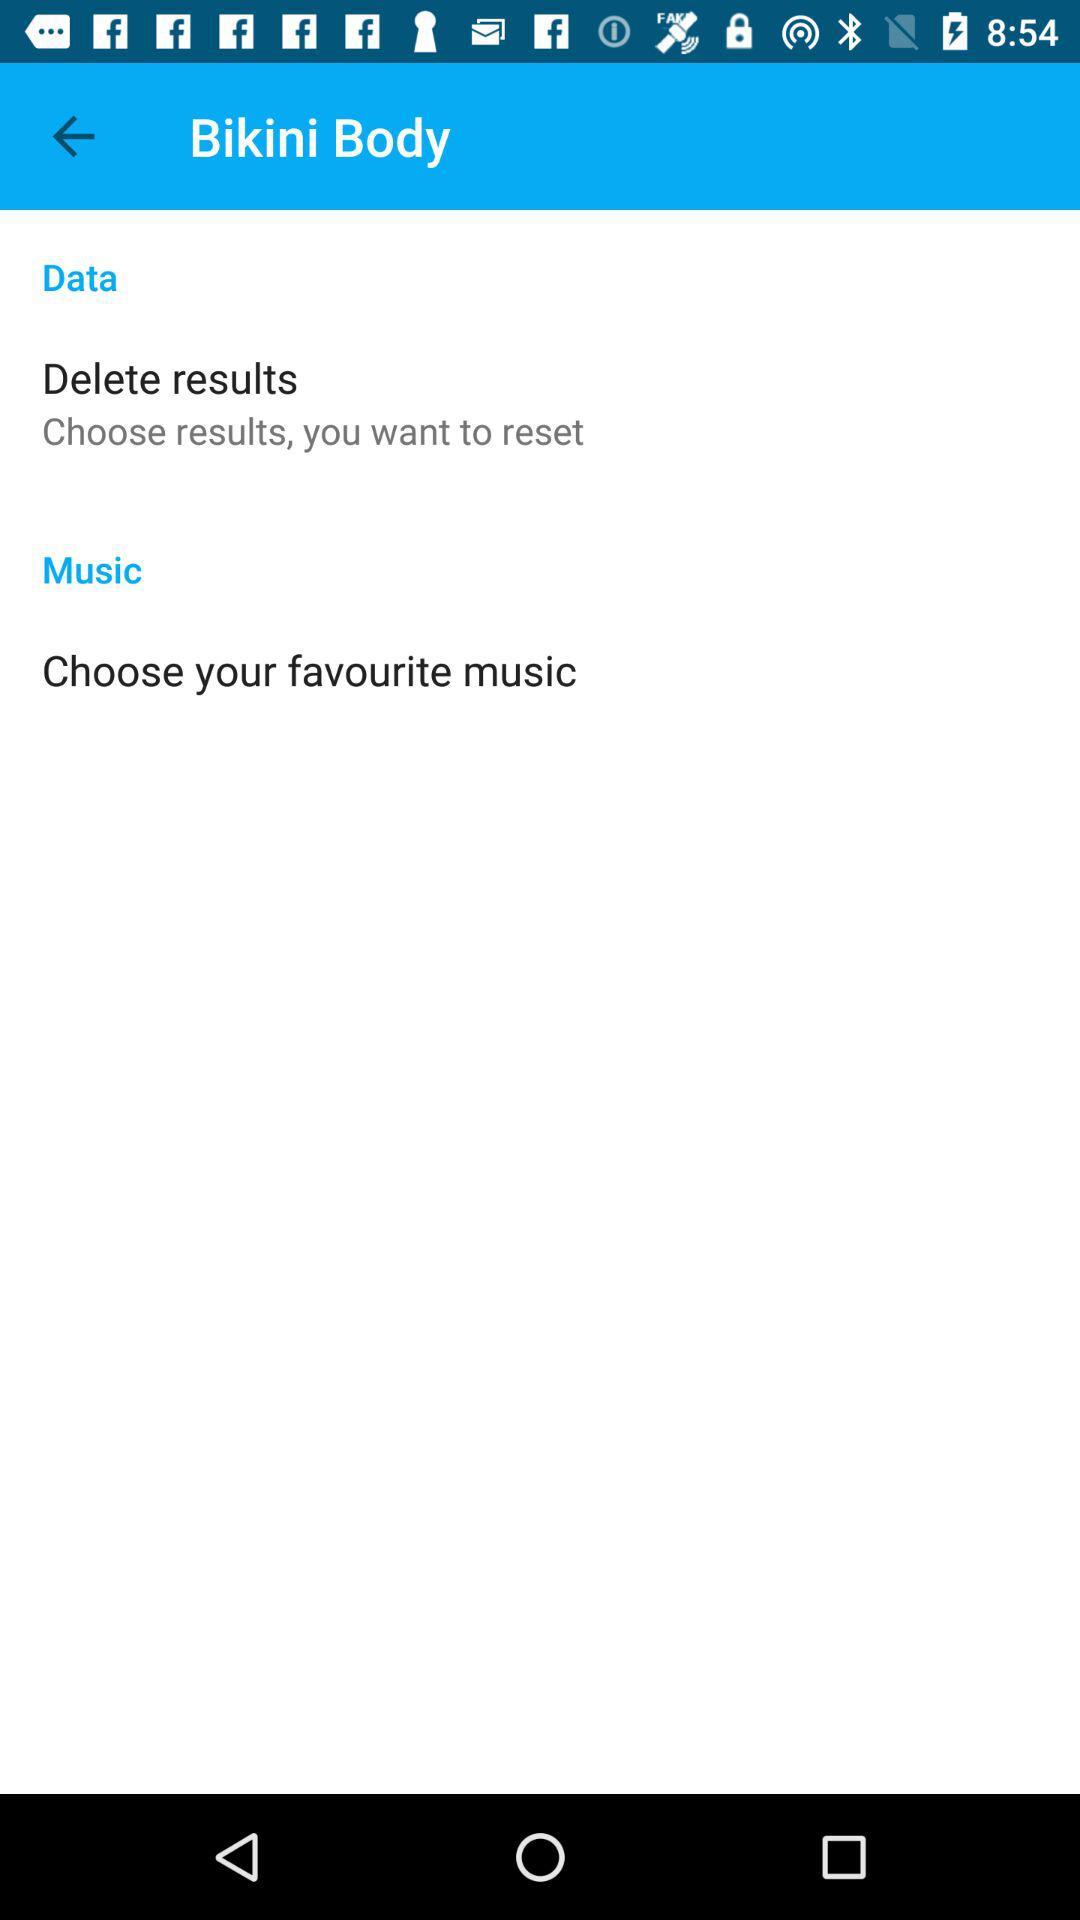  I want to click on the choose results you app, so click(313, 429).